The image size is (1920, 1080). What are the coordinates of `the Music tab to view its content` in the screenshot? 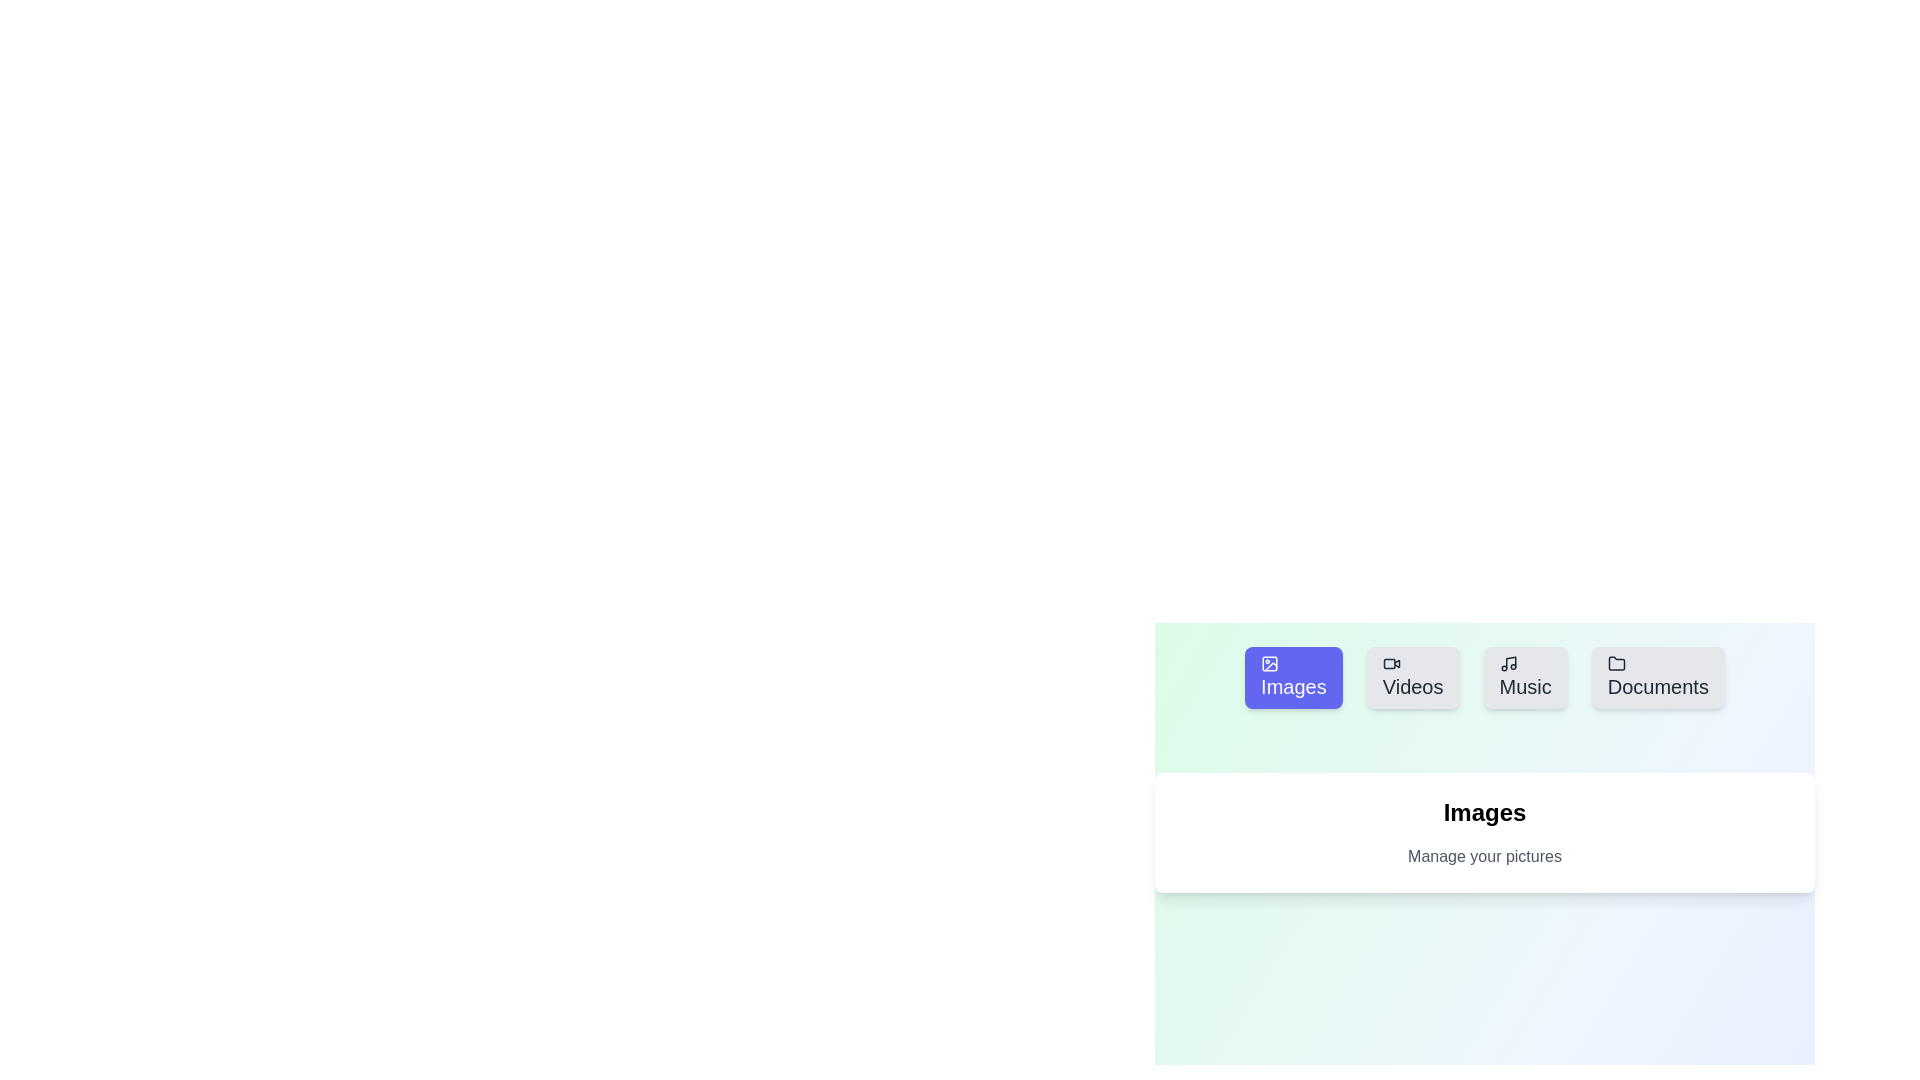 It's located at (1524, 677).